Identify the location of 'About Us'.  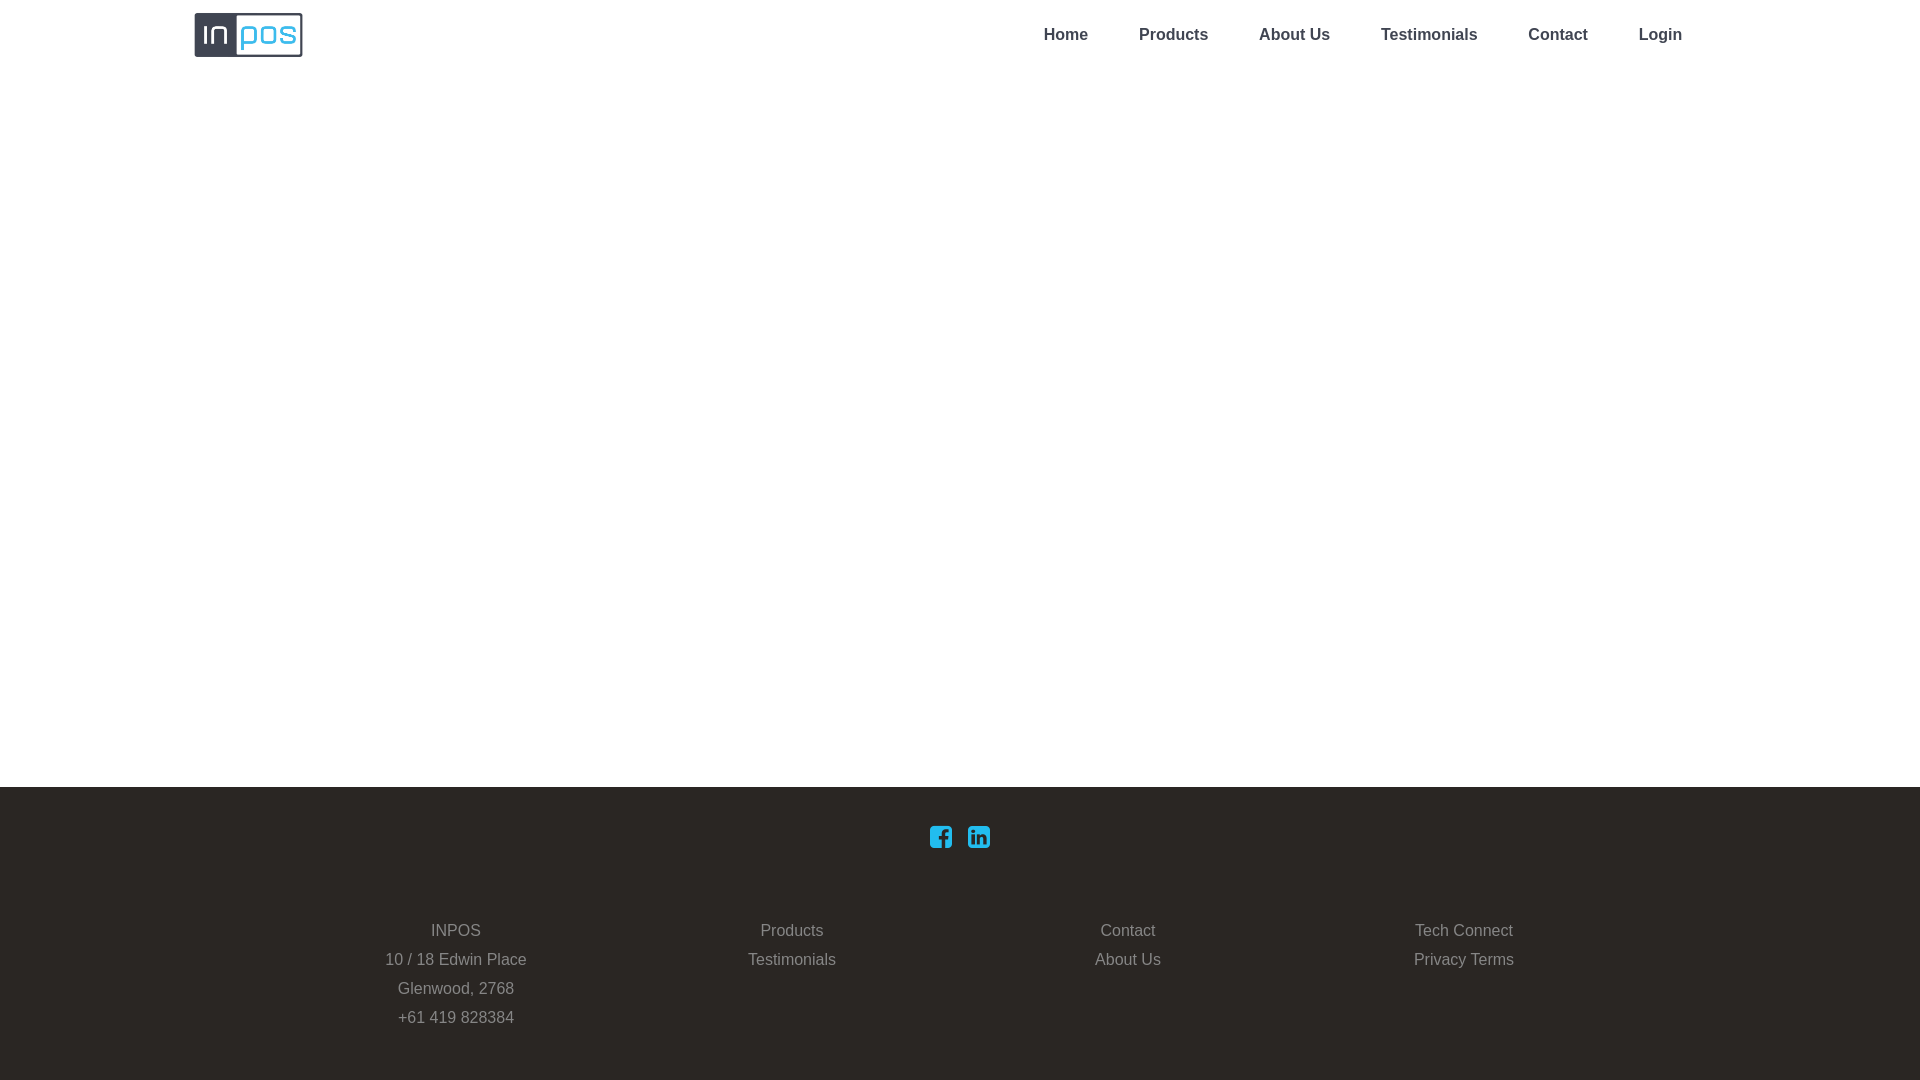
(1128, 959).